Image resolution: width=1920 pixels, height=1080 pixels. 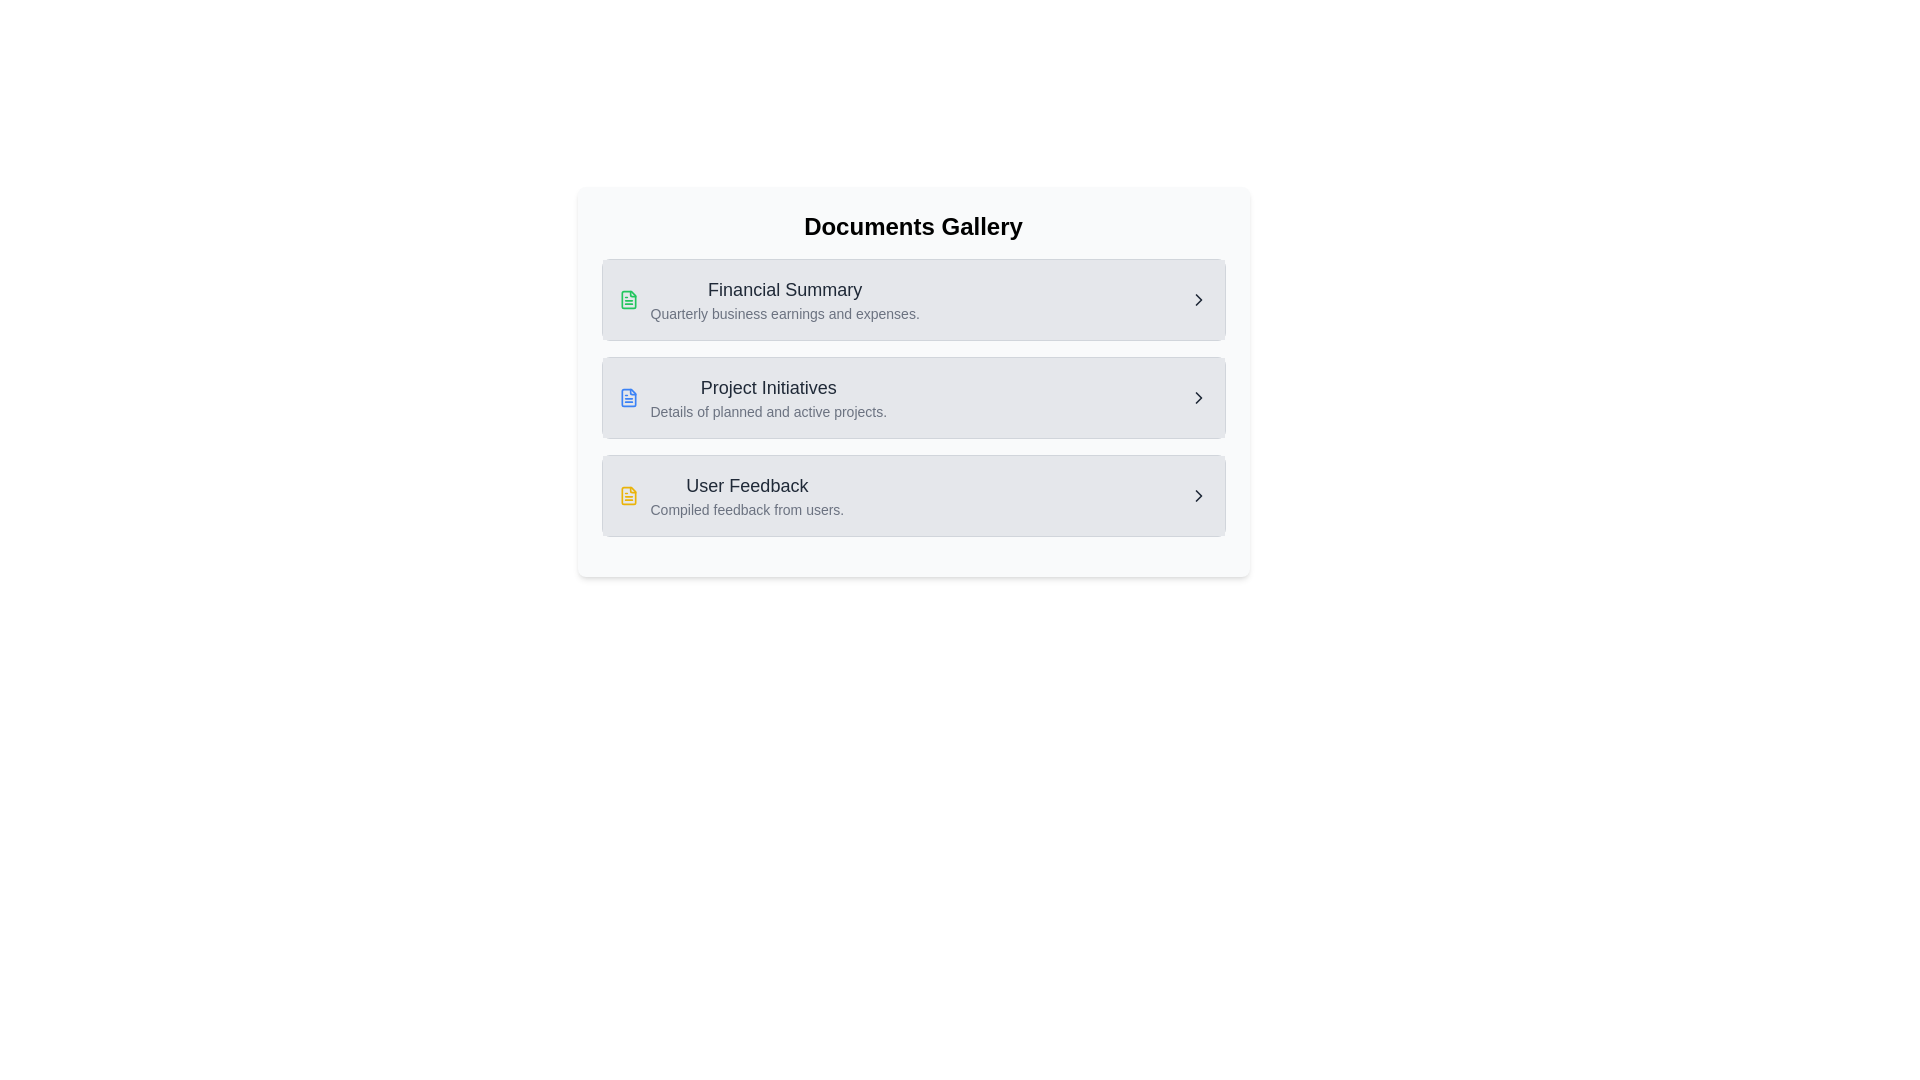 What do you see at coordinates (627, 300) in the screenshot?
I see `the green document file icon located to the left of the 'Financial Summary' title, which is the first icon in a vertical list of items` at bounding box center [627, 300].